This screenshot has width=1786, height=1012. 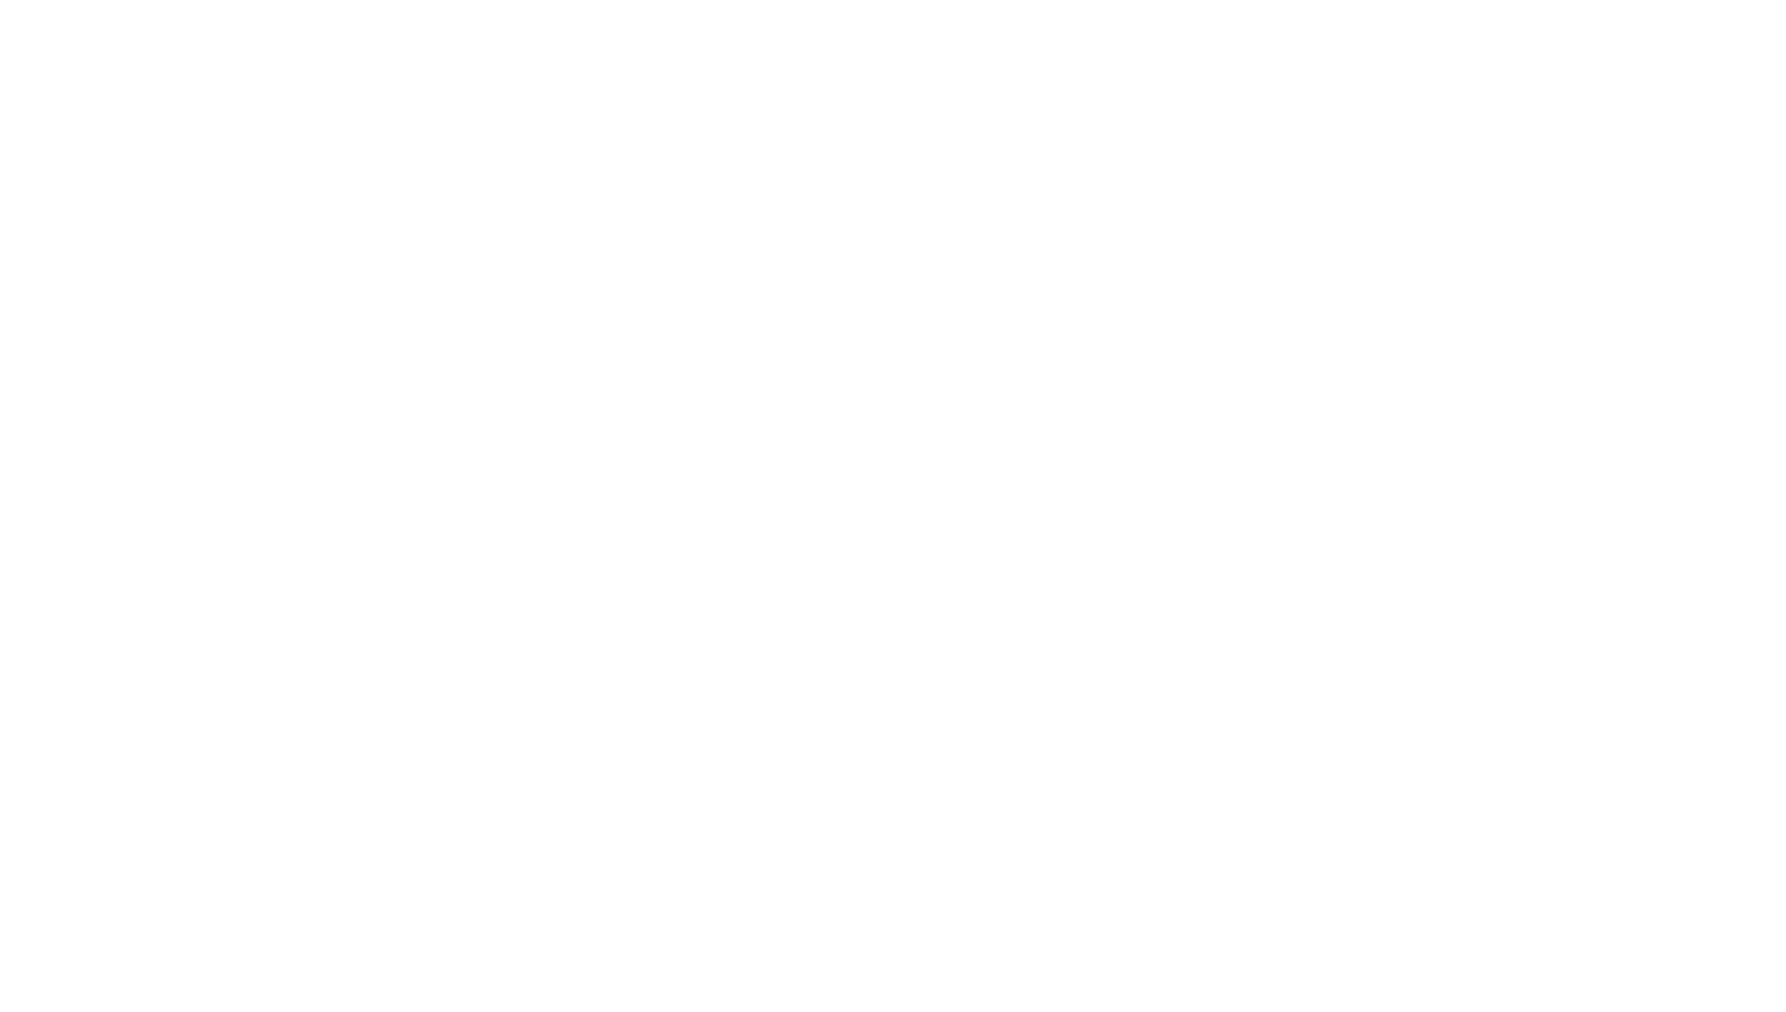 What do you see at coordinates (589, 112) in the screenshot?
I see `'The new software brings the company’s Anubis audio interface into the live sound realm, making it useful for personal monitor mixes and more.'` at bounding box center [589, 112].